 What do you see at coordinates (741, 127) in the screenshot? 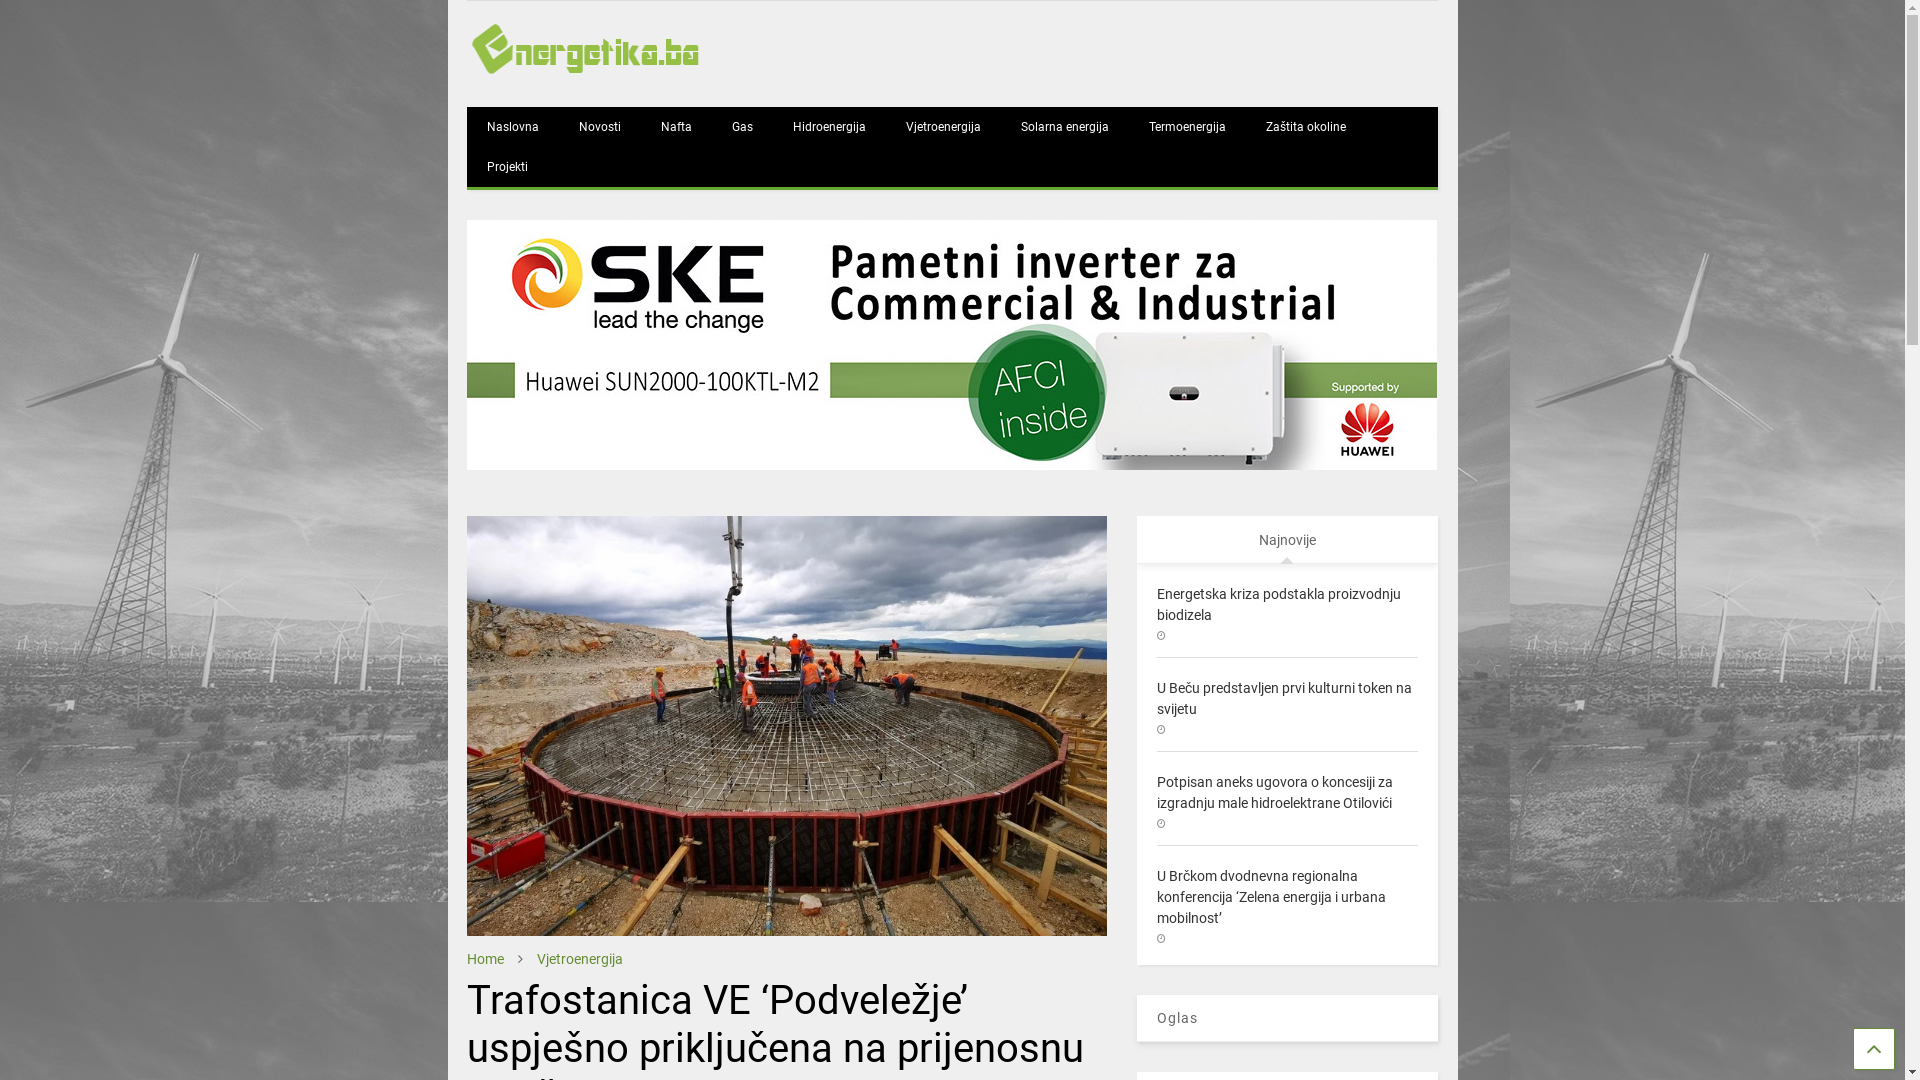
I see `'Gas'` at bounding box center [741, 127].